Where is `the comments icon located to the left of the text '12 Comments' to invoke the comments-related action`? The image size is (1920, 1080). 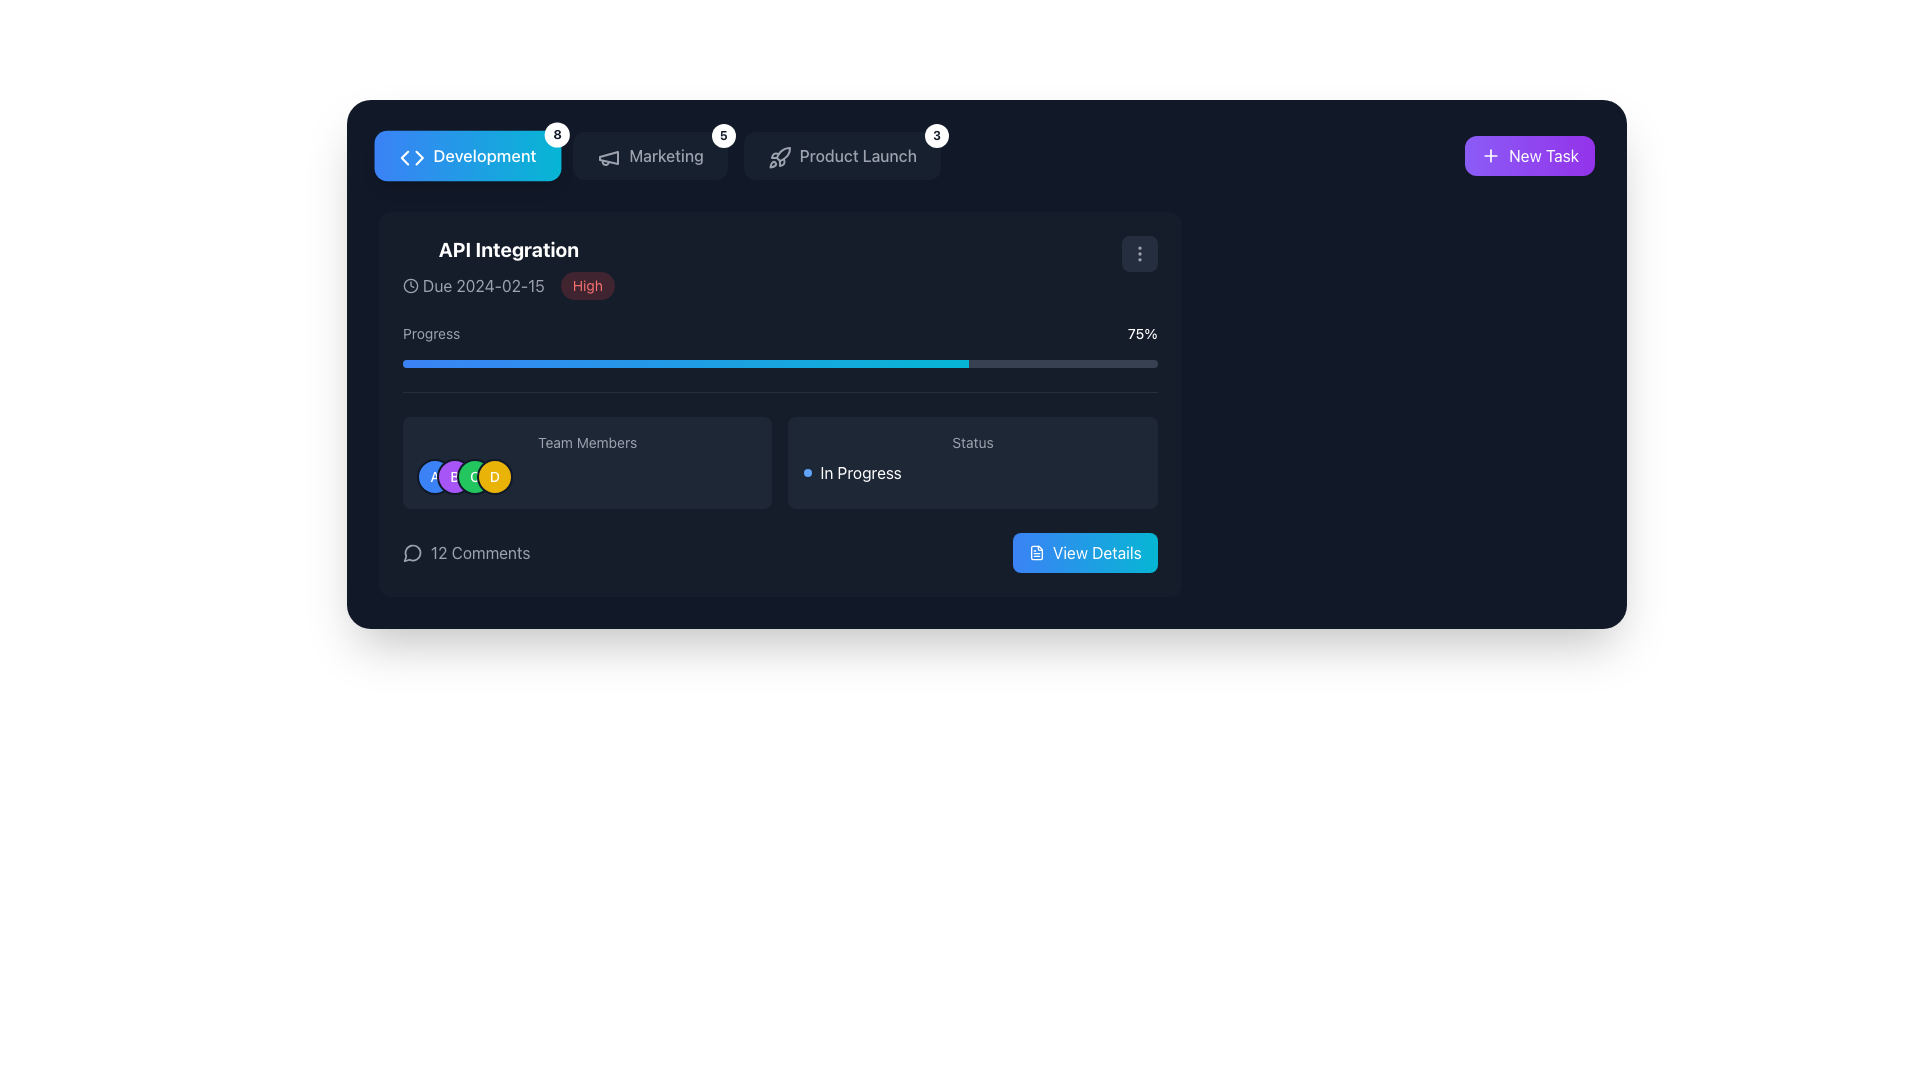
the comments icon located to the left of the text '12 Comments' to invoke the comments-related action is located at coordinates (411, 552).